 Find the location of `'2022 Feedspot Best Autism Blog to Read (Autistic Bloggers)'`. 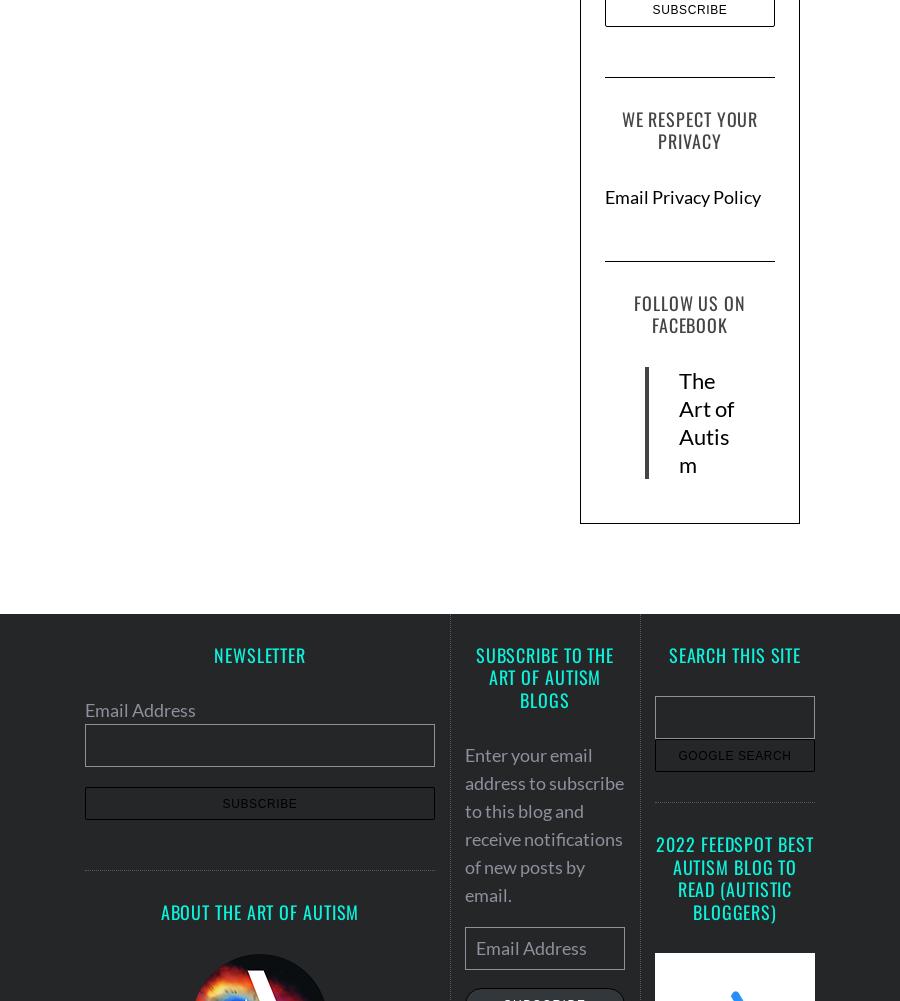

'2022 Feedspot Best Autism Blog to Read (Autistic Bloggers)' is located at coordinates (656, 877).